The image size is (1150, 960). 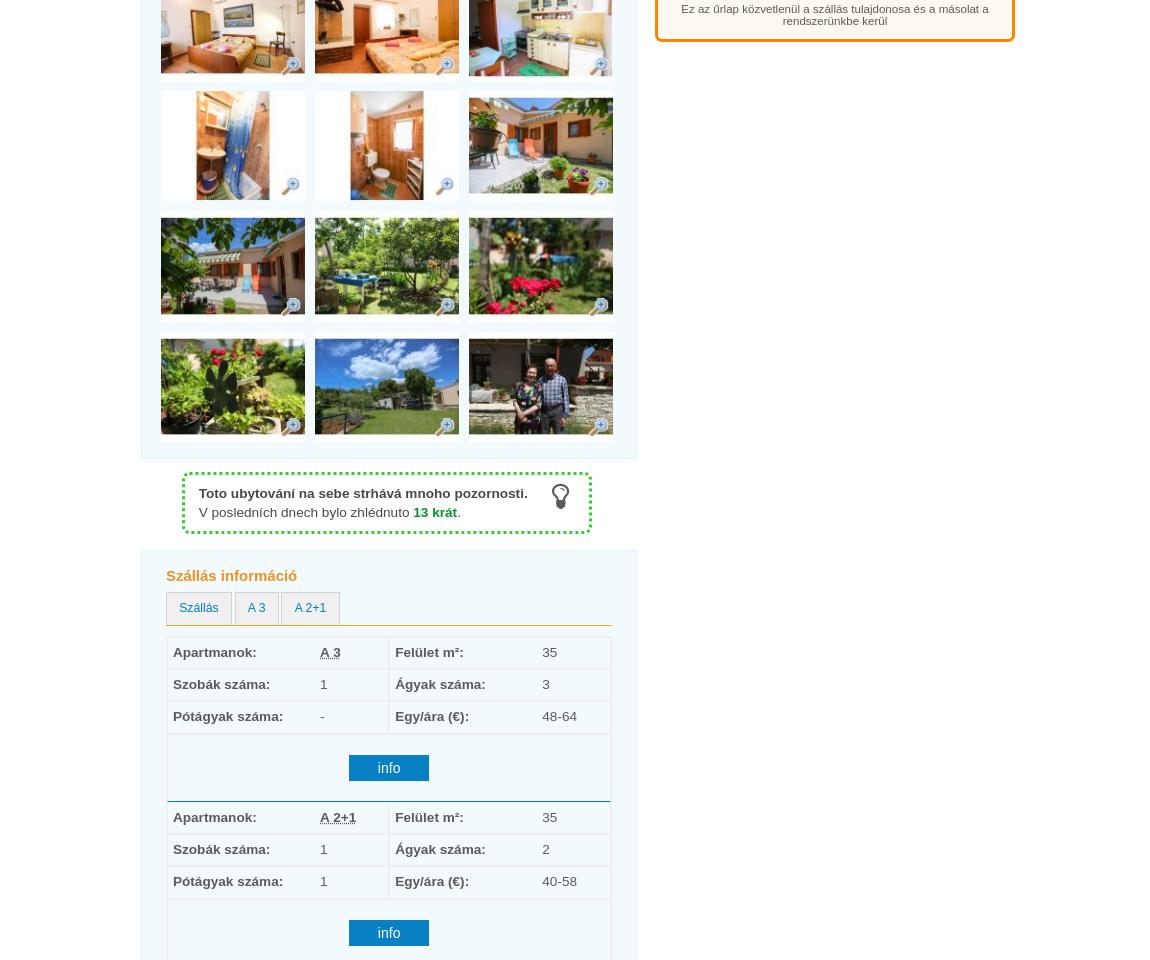 What do you see at coordinates (305, 511) in the screenshot?
I see `'V posledních dnech bylo zhlédnuto'` at bounding box center [305, 511].